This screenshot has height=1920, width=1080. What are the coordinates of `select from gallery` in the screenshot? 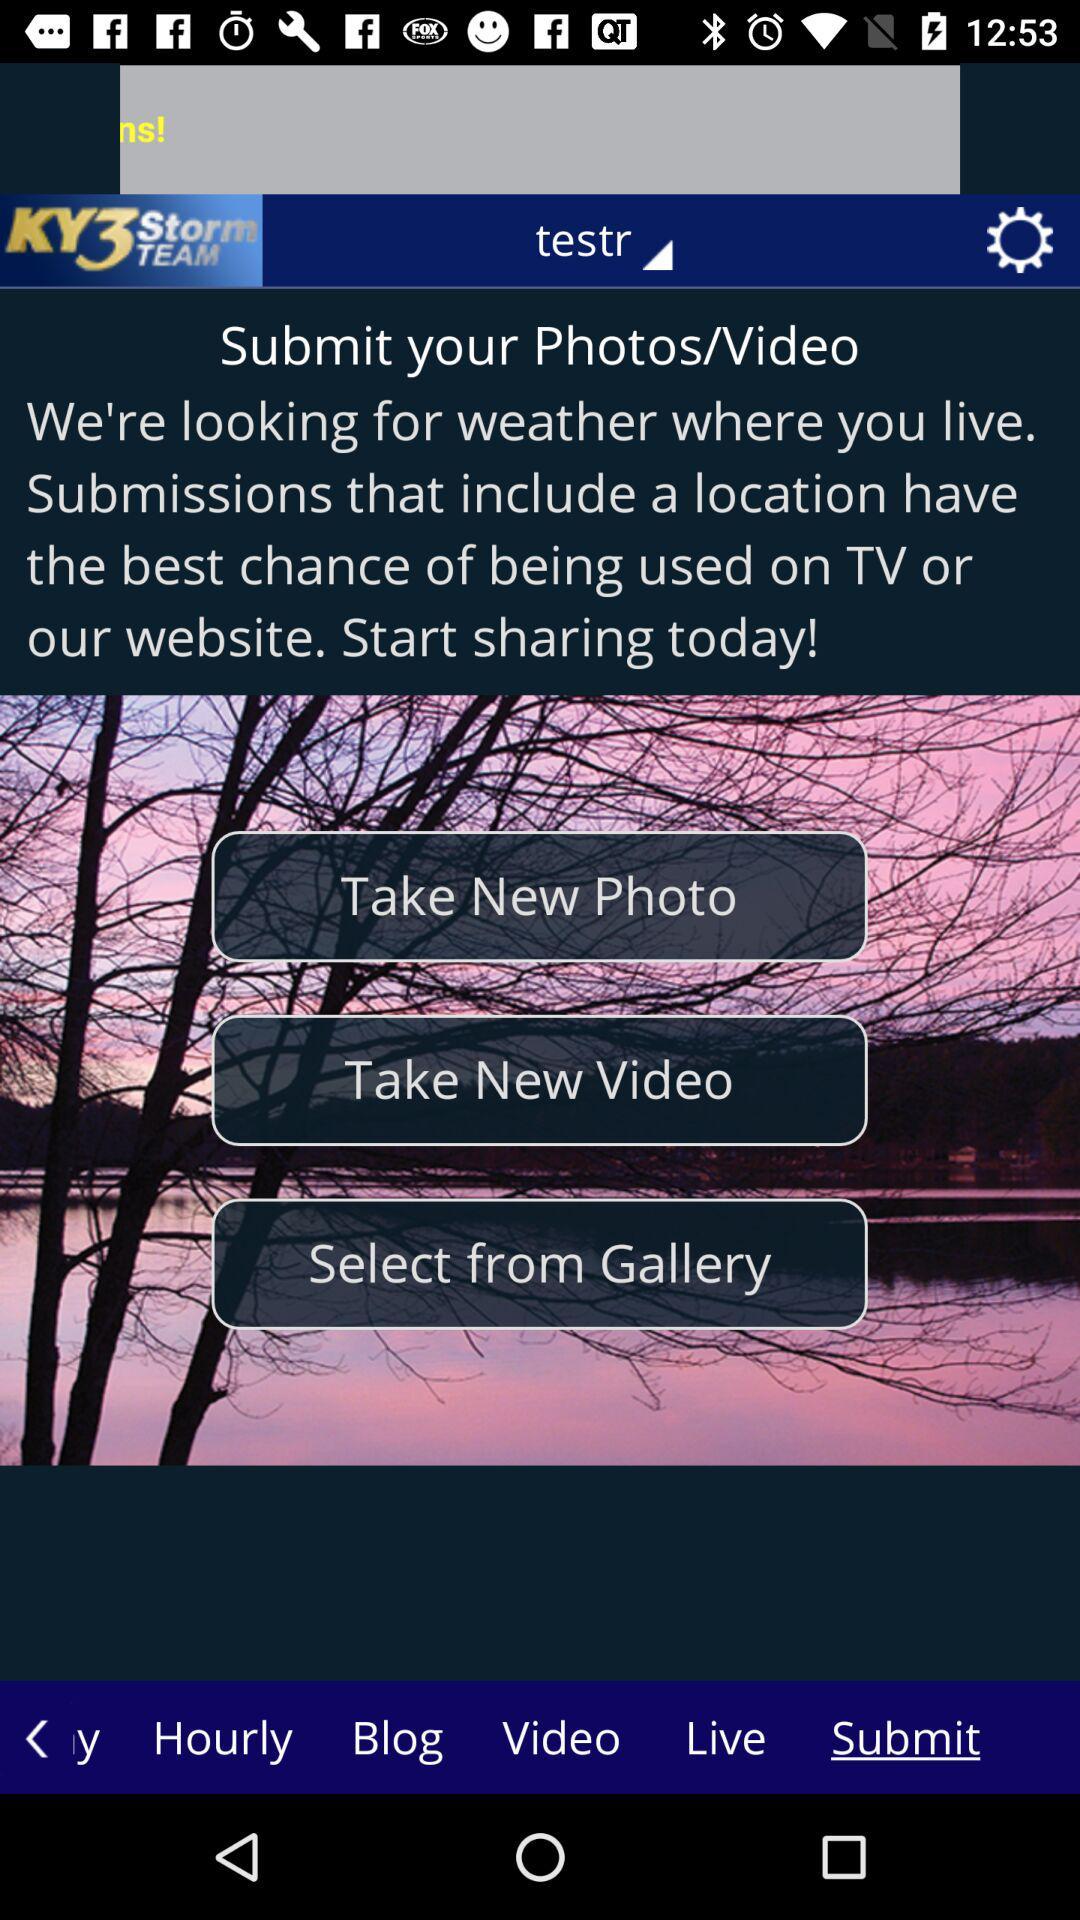 It's located at (538, 1263).